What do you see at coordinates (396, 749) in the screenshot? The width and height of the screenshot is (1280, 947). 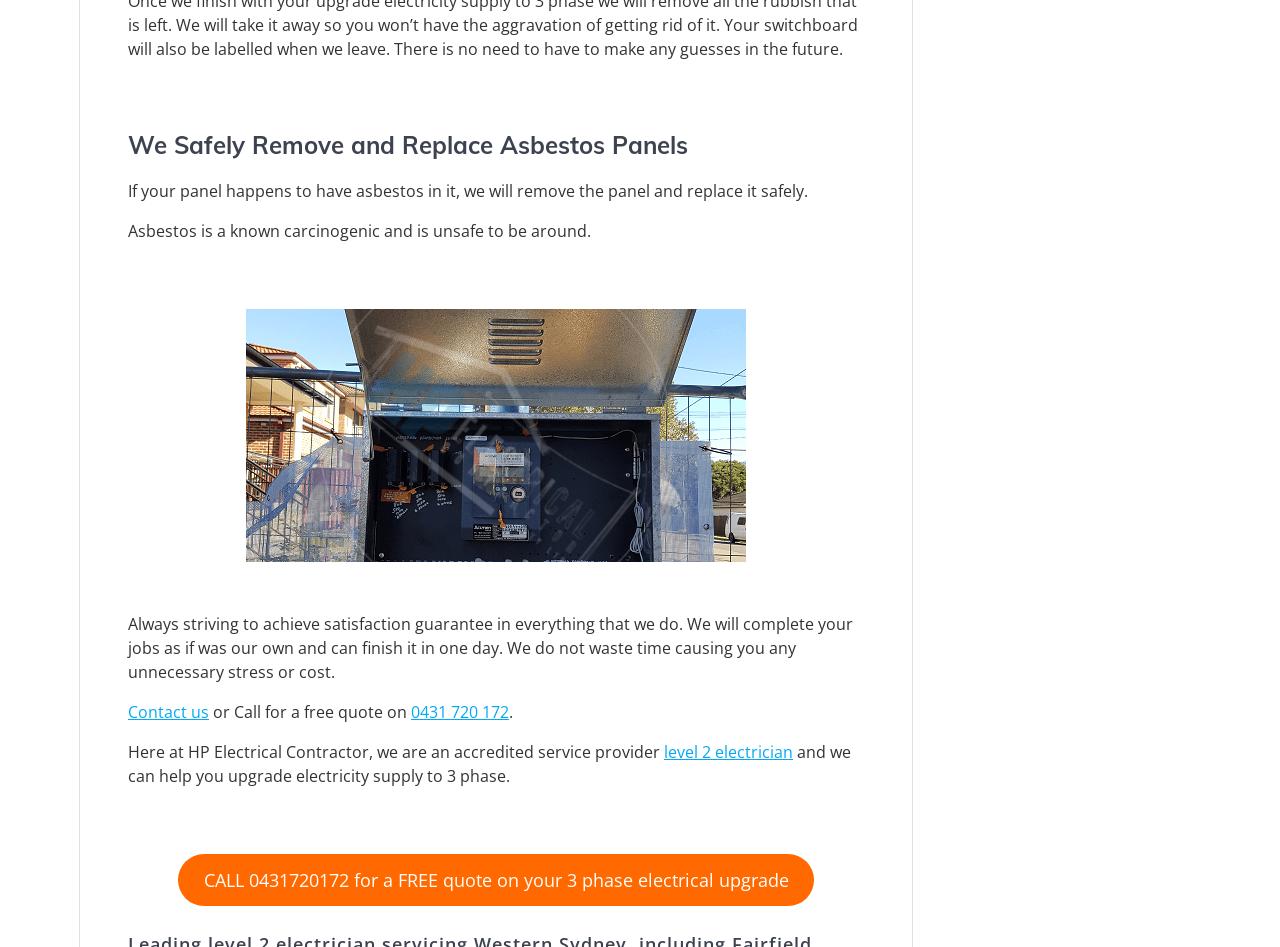 I see `'Here at HP Electrical Contractor, we are an accredited service provider'` at bounding box center [396, 749].